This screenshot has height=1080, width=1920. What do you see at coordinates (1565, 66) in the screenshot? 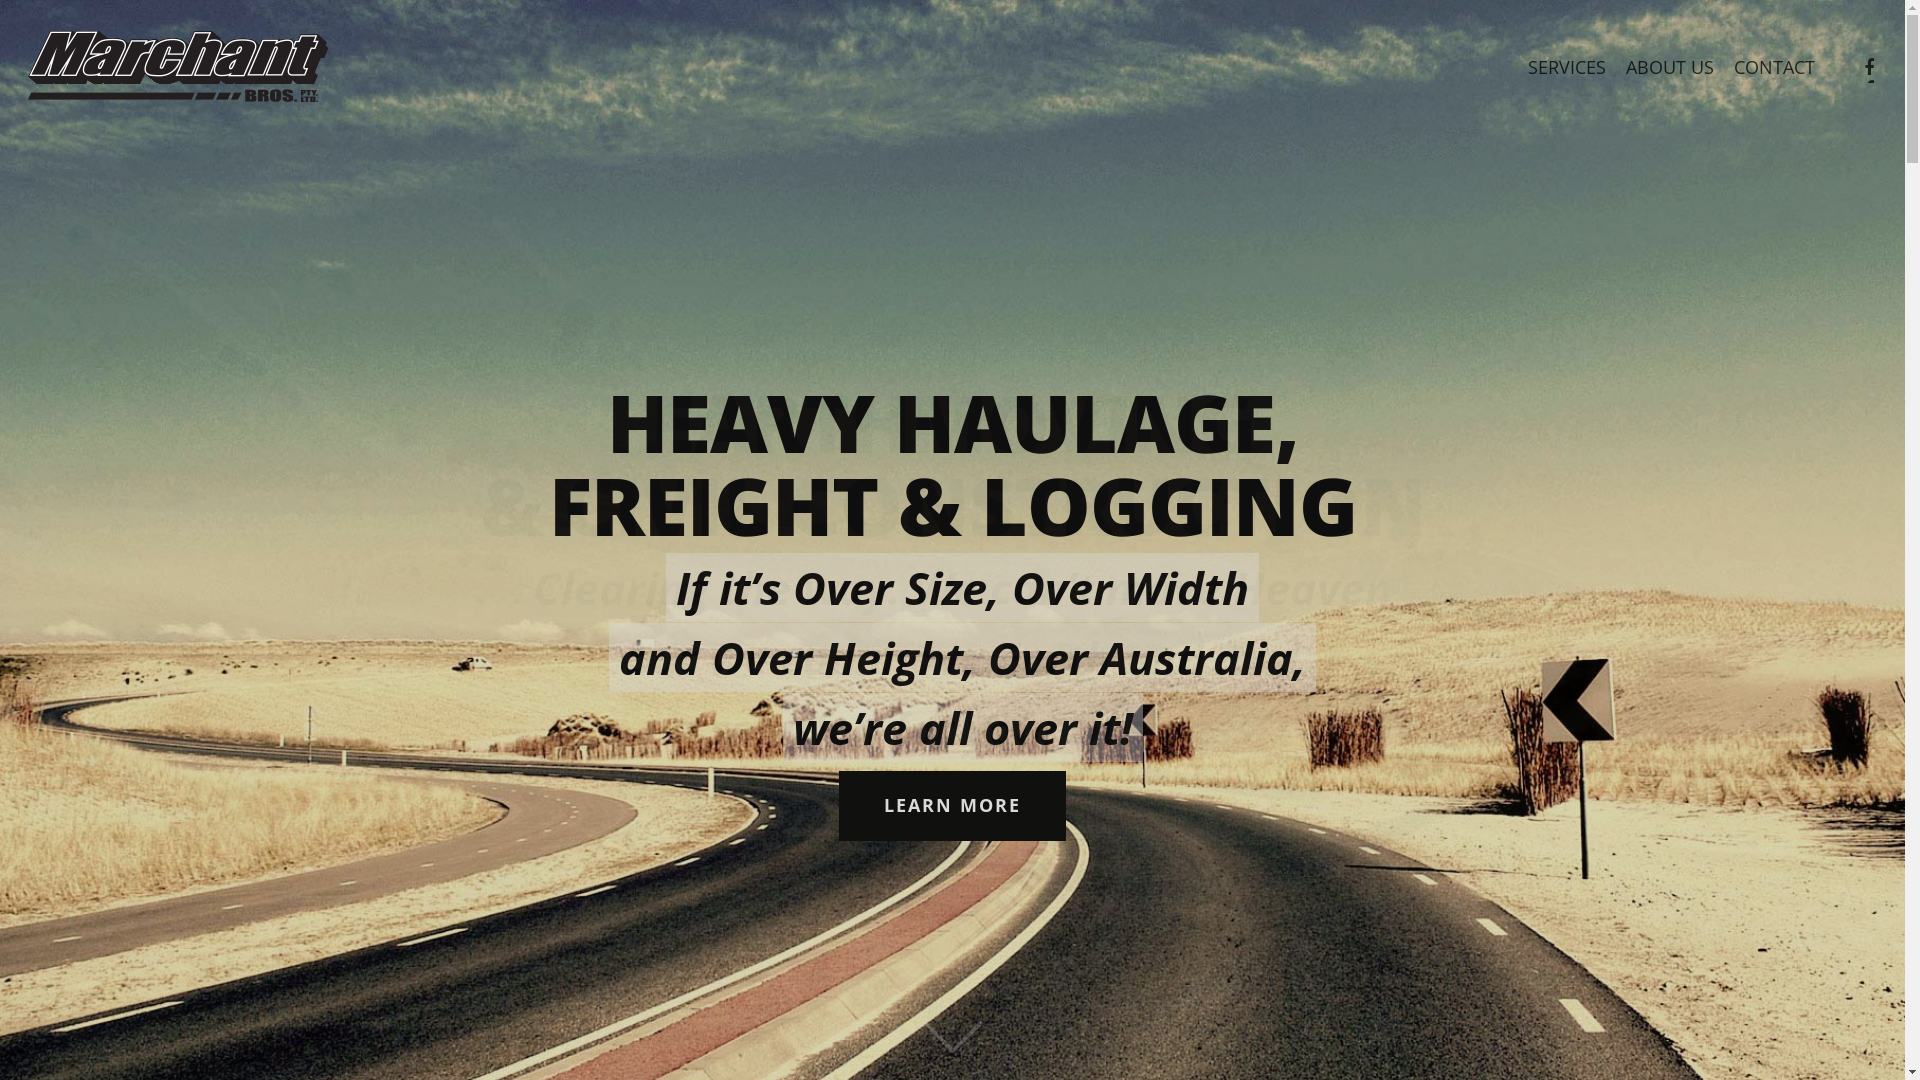
I see `'SERVICES'` at bounding box center [1565, 66].